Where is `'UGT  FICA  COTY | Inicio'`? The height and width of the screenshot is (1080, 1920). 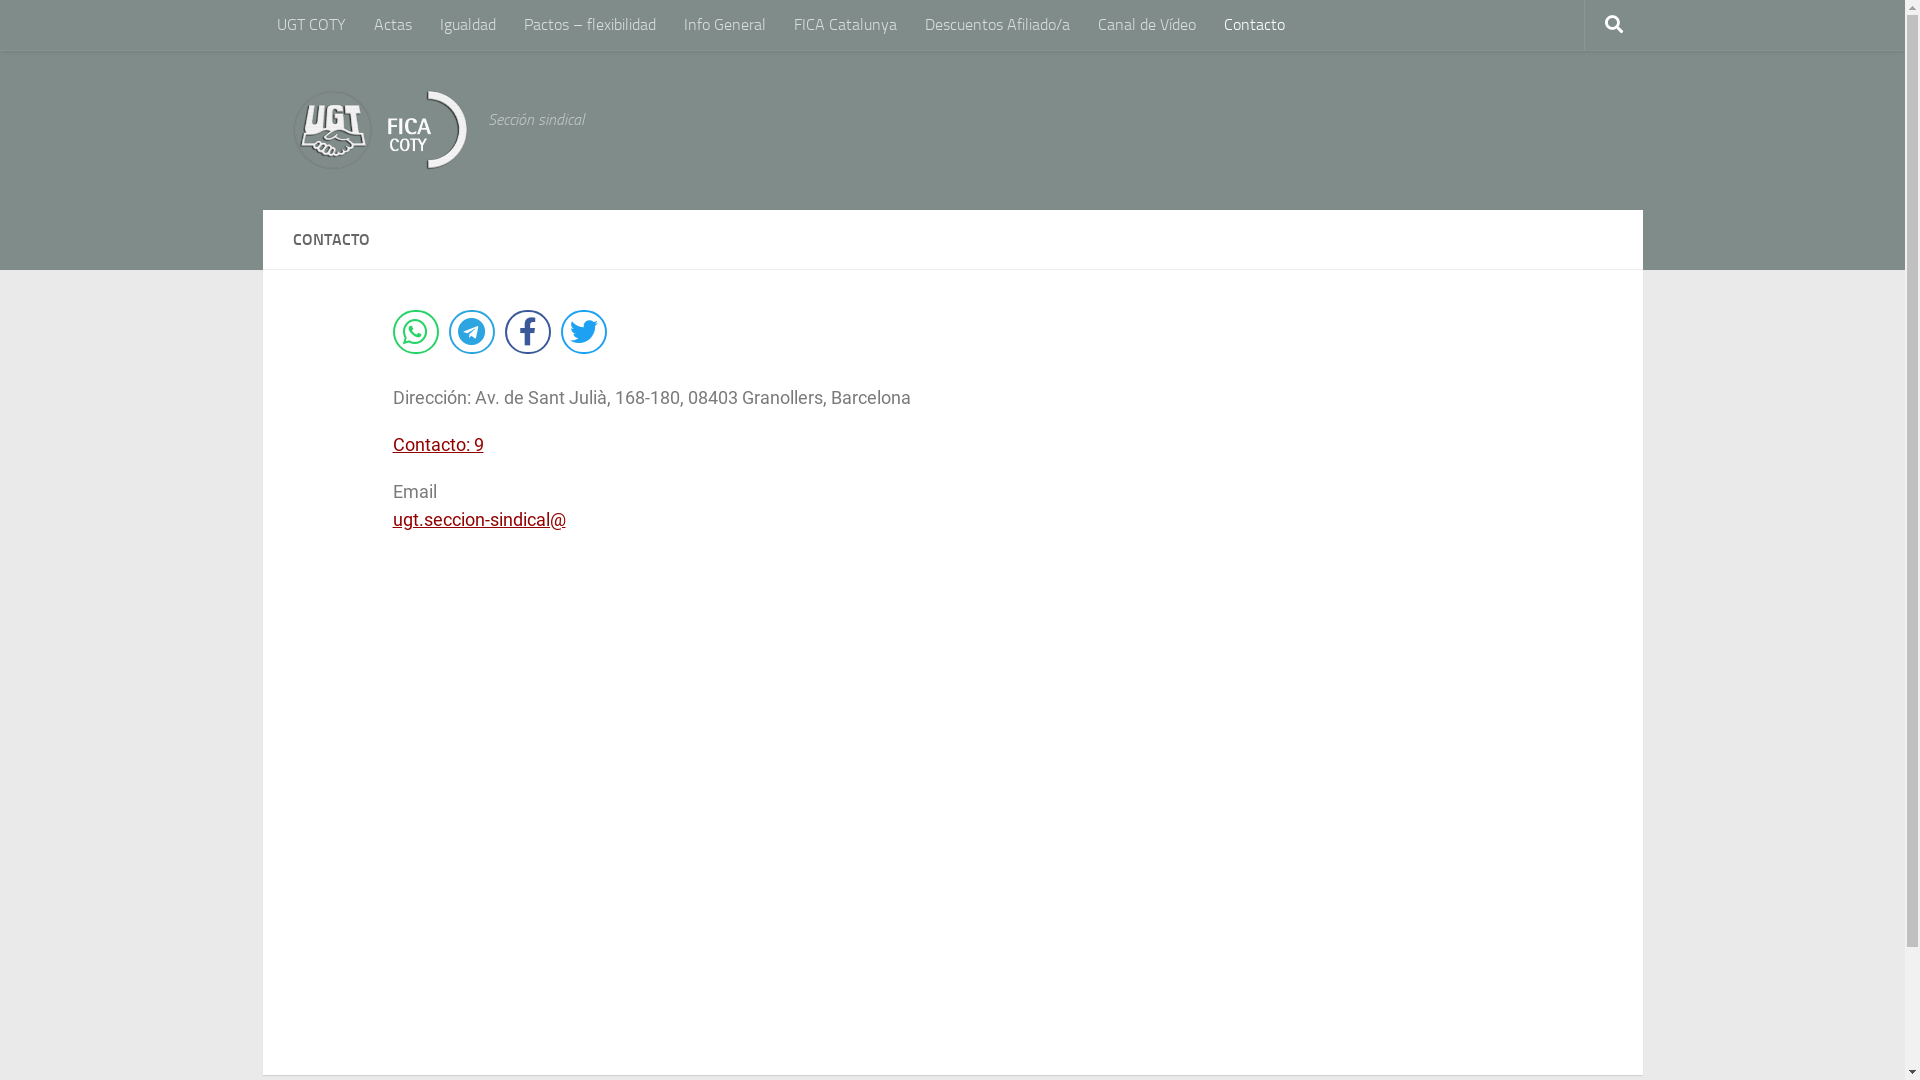 'UGT  FICA  COTY | Inicio' is located at coordinates (379, 130).